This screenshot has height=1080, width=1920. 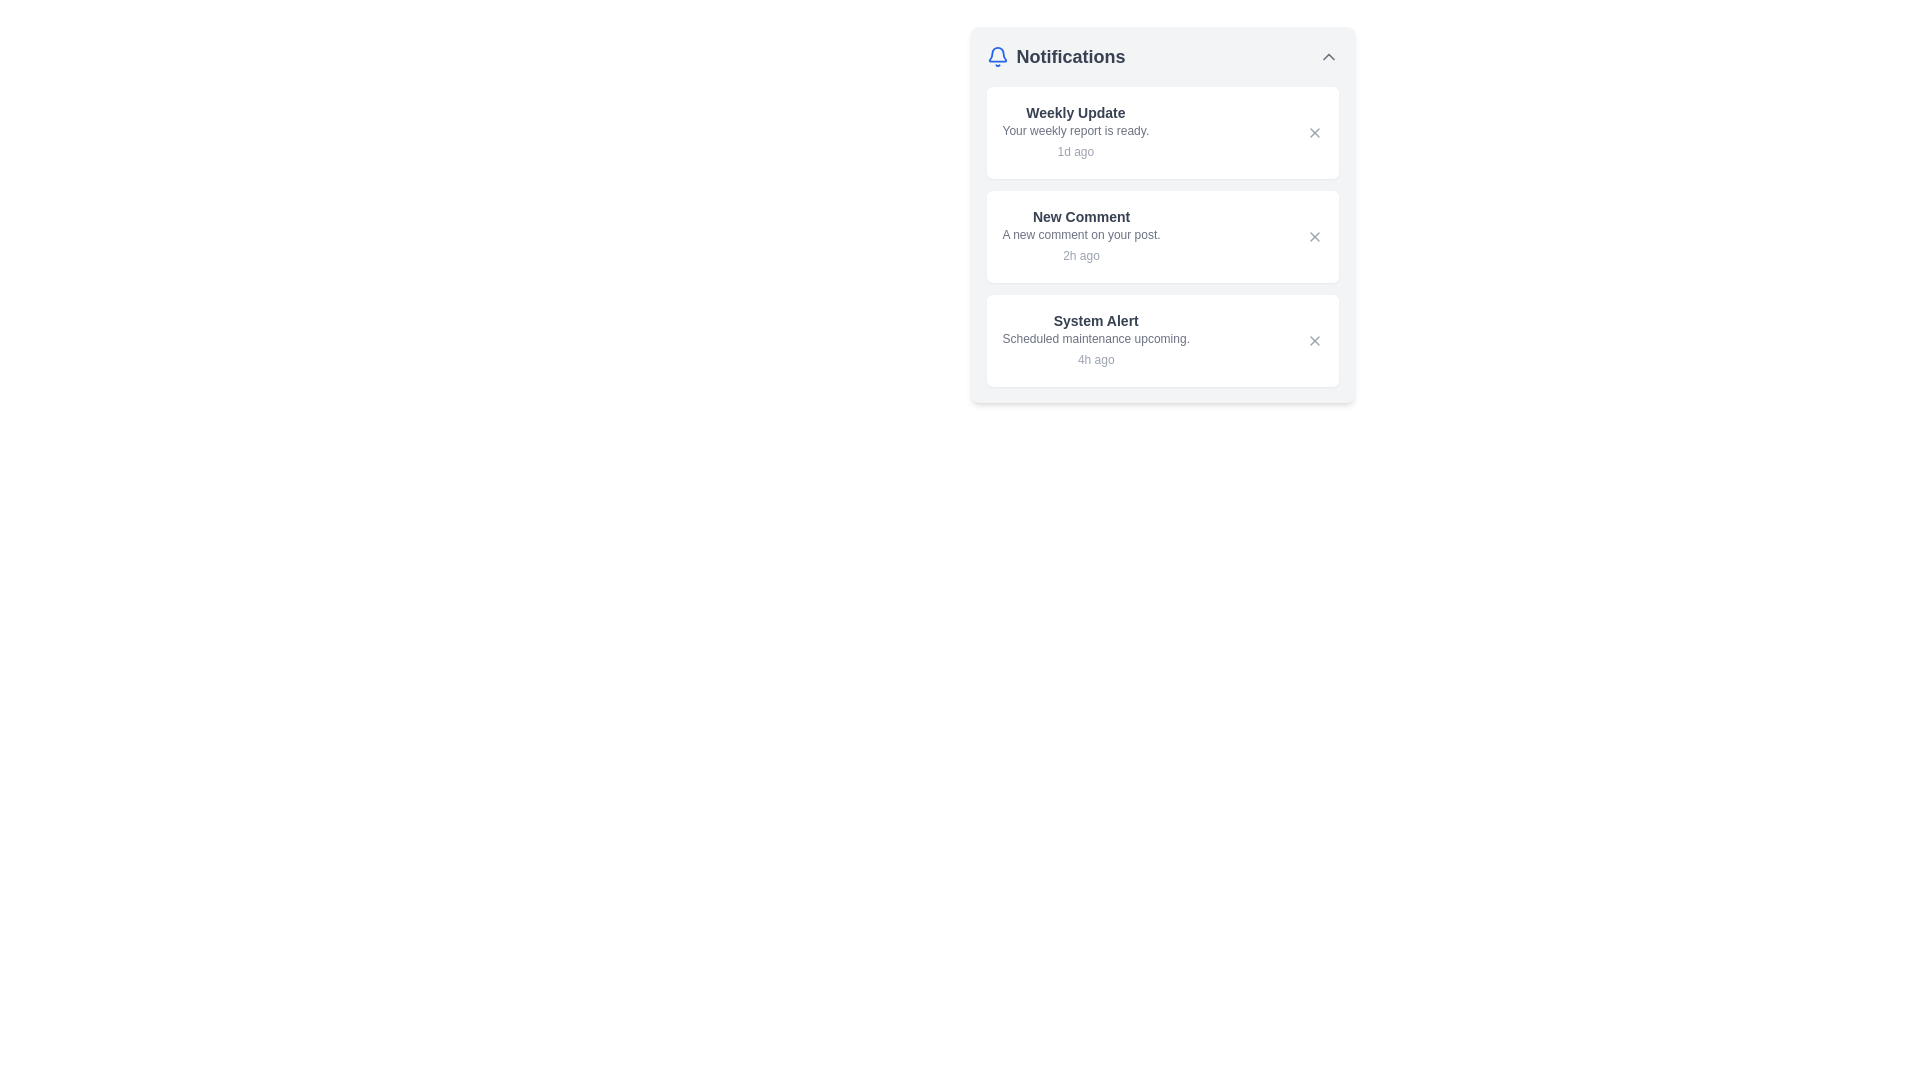 I want to click on the bell icon located in the top-left corner of the 'Notifications' section, which visually indicates notifications, so click(x=997, y=56).